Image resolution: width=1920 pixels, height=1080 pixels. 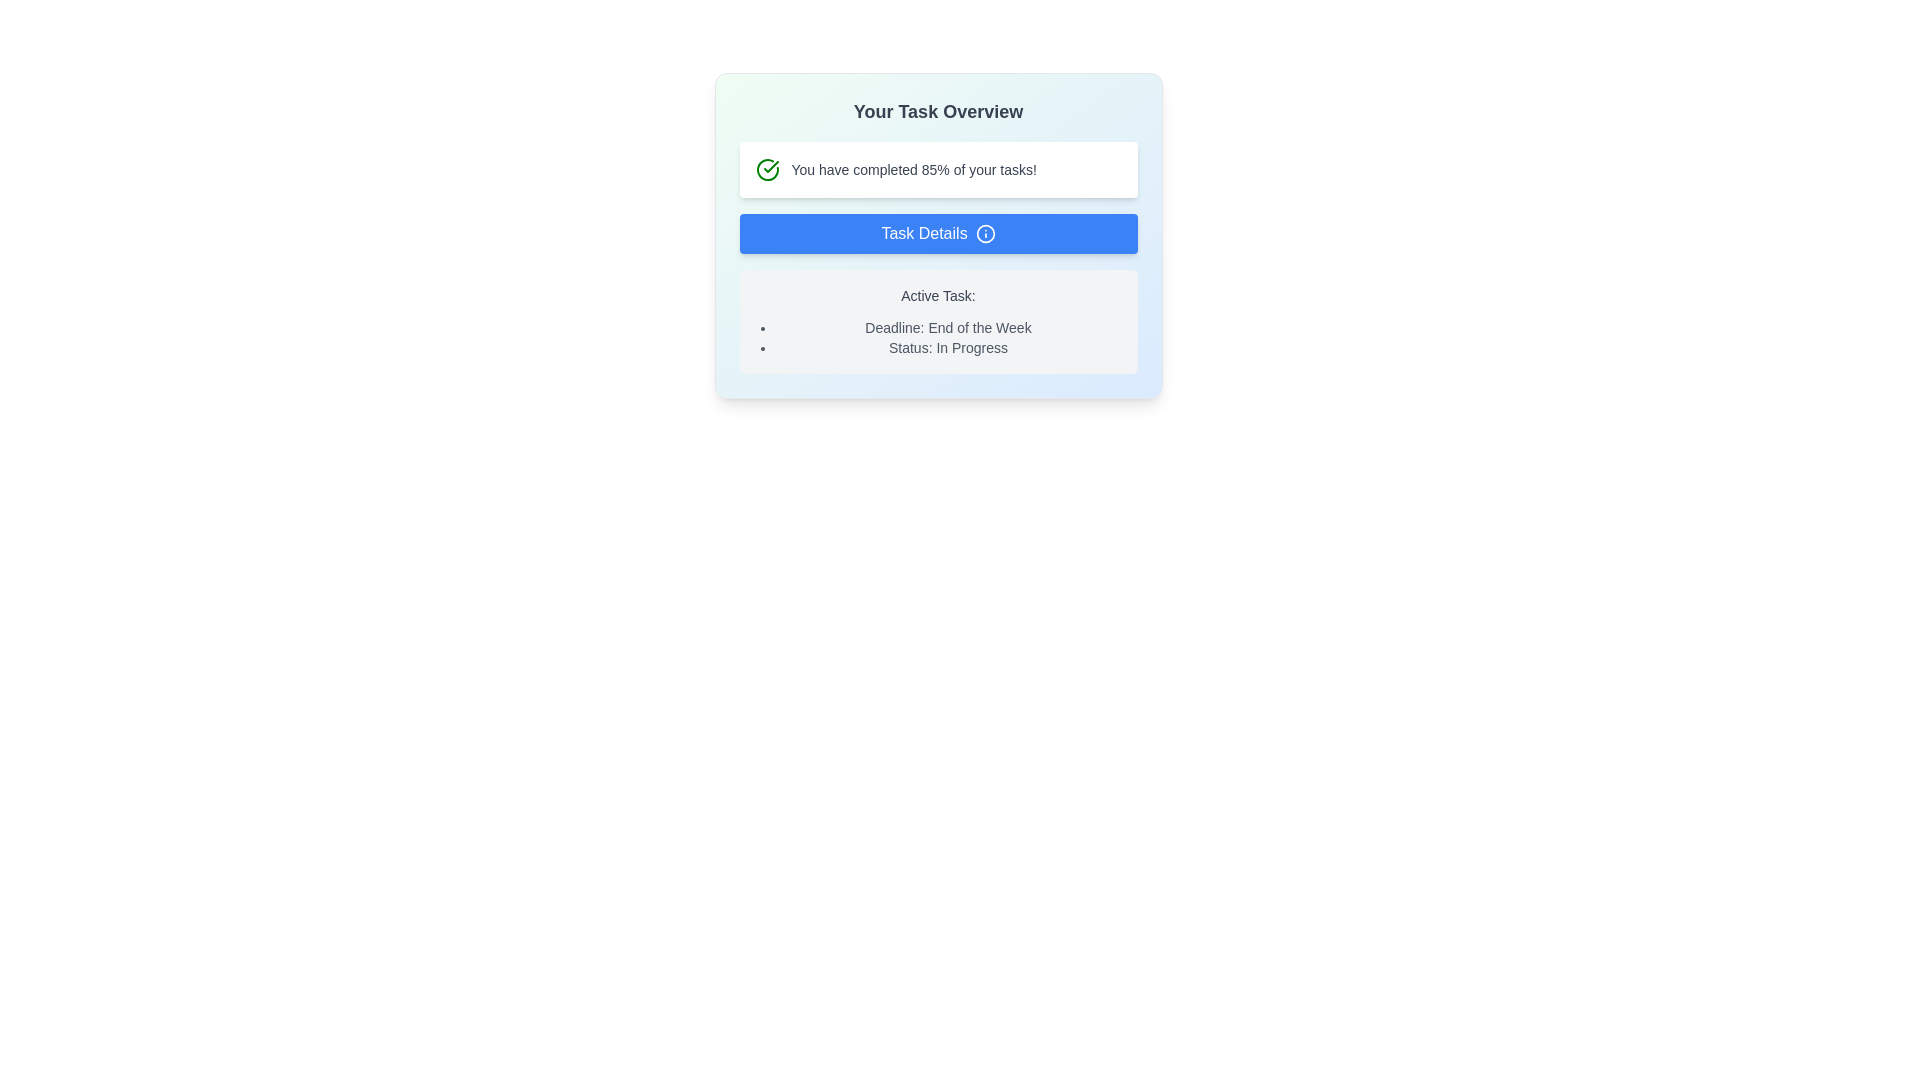 I want to click on the 'Task Details' button which encompasses the circular SVG icon located on the right side of it, so click(x=985, y=233).